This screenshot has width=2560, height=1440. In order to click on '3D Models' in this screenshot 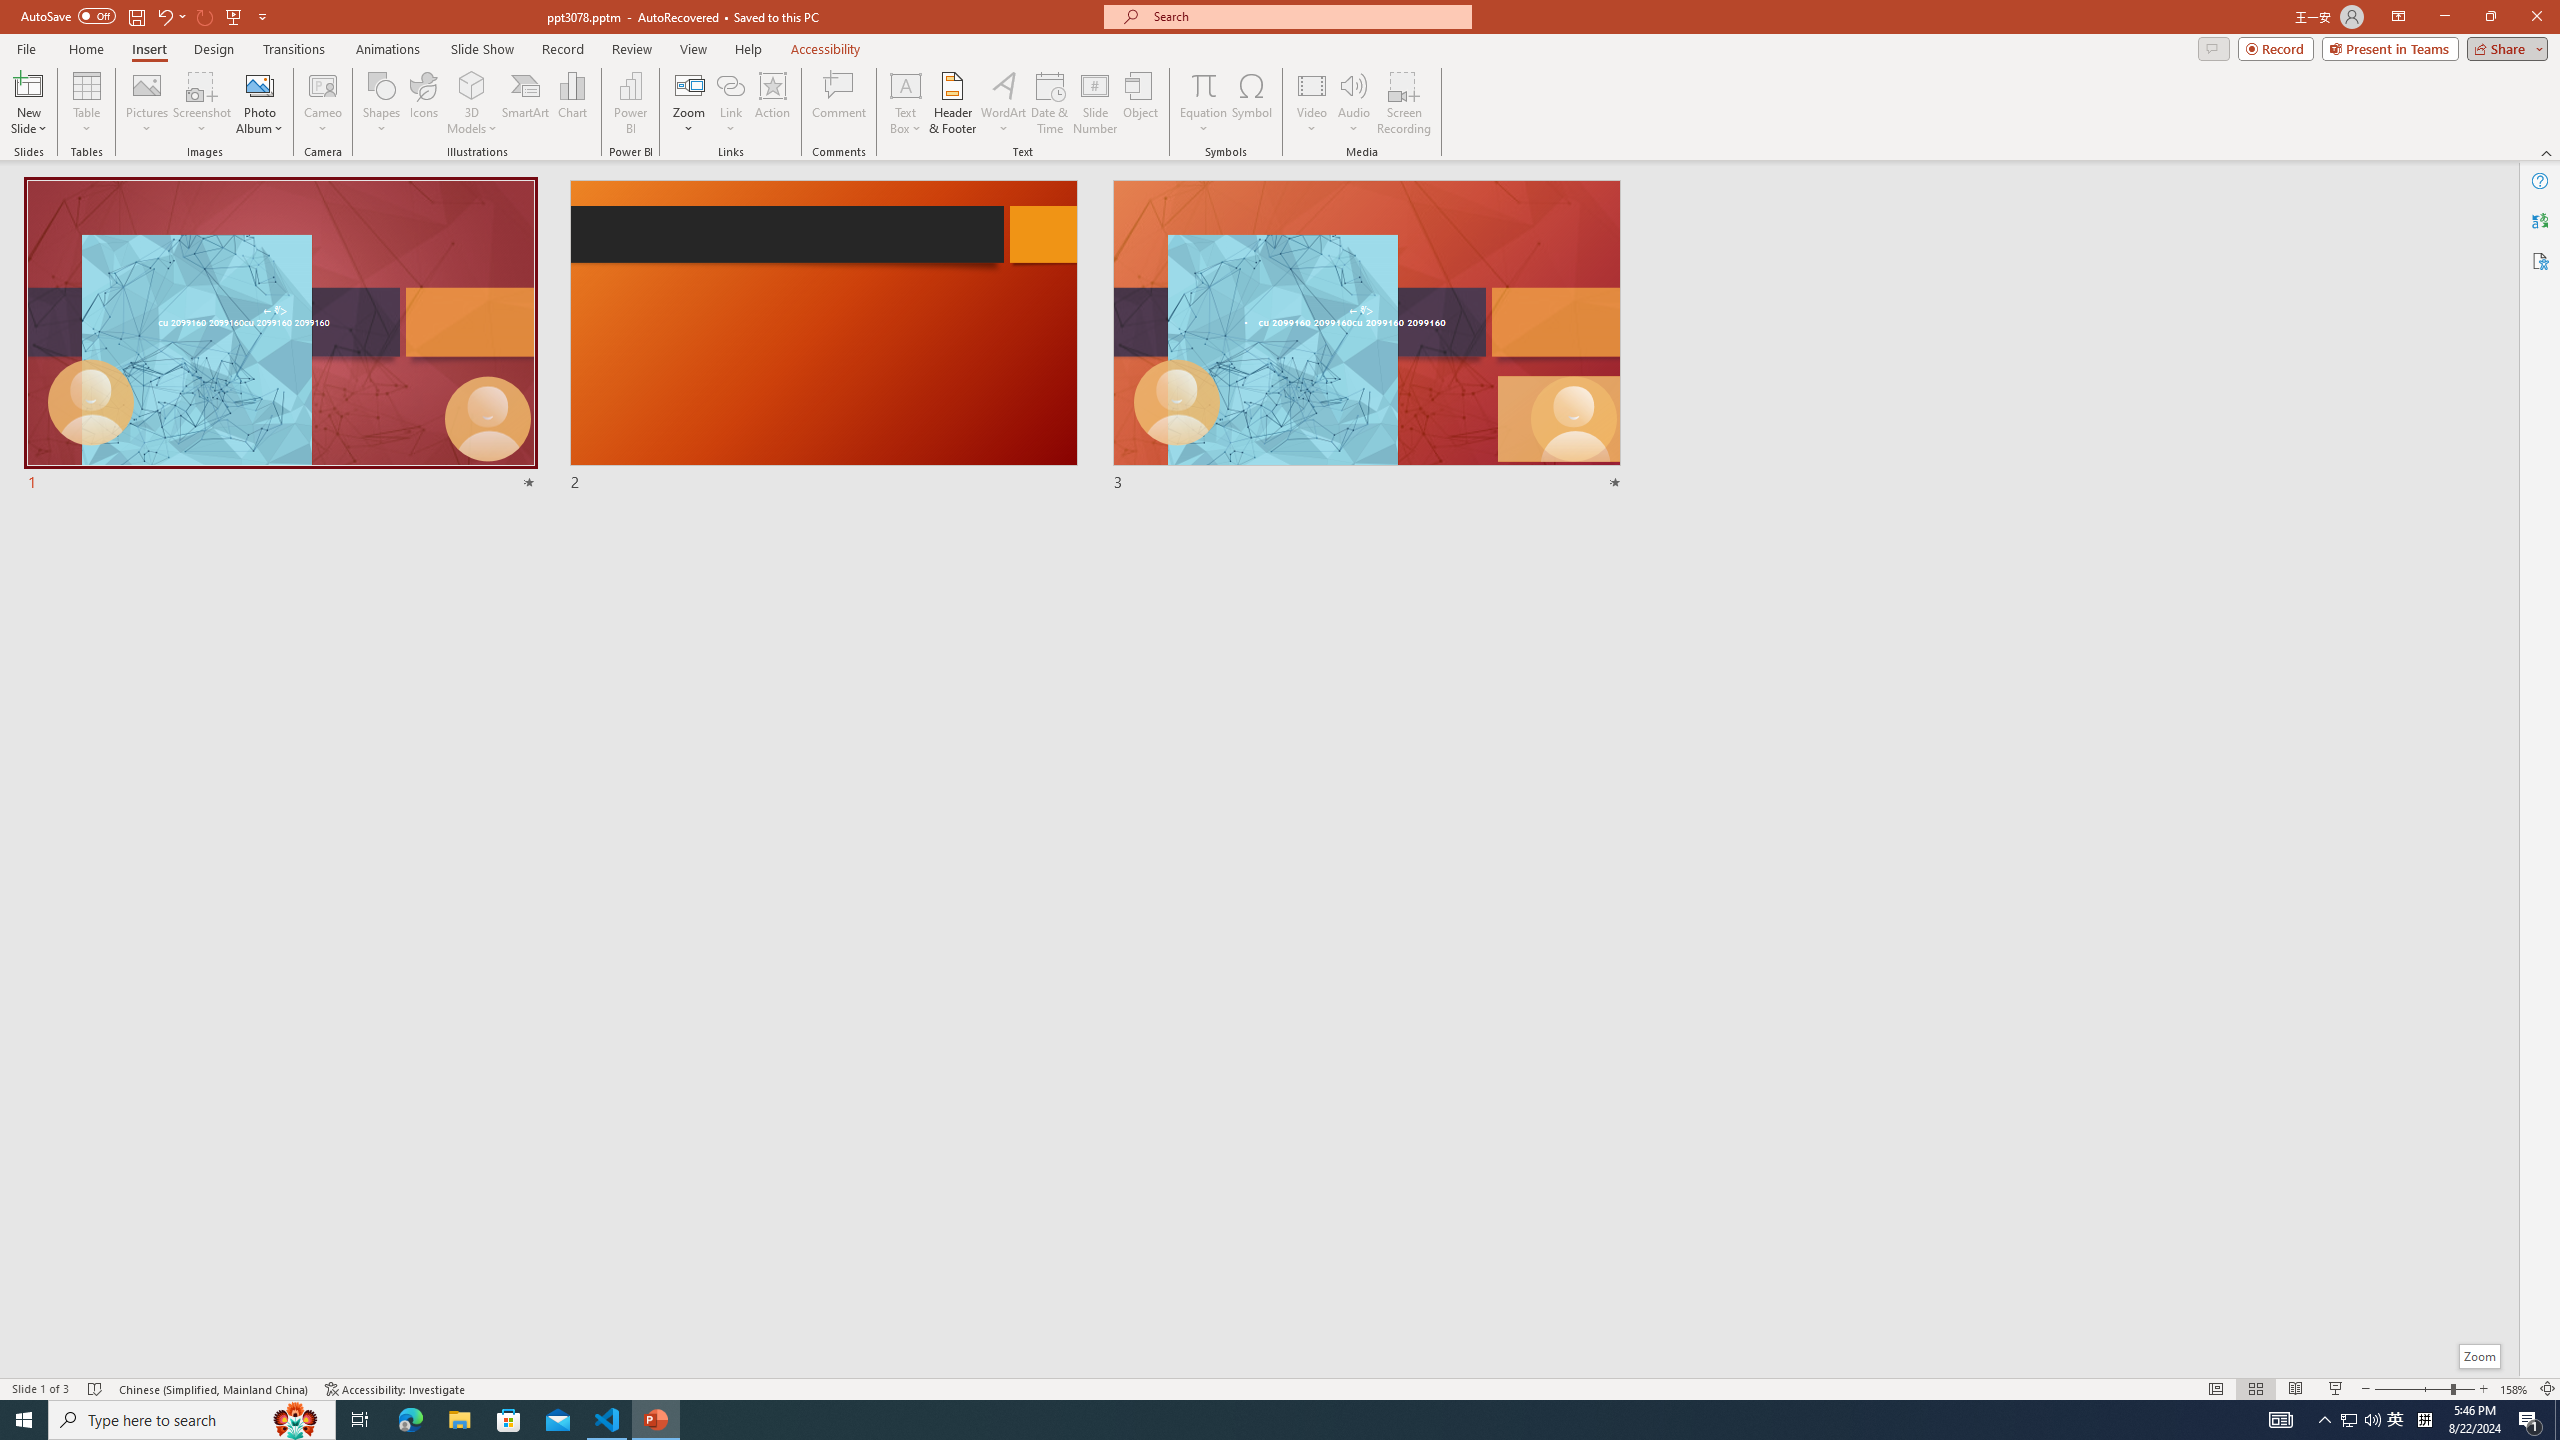, I will do `click(472, 103)`.